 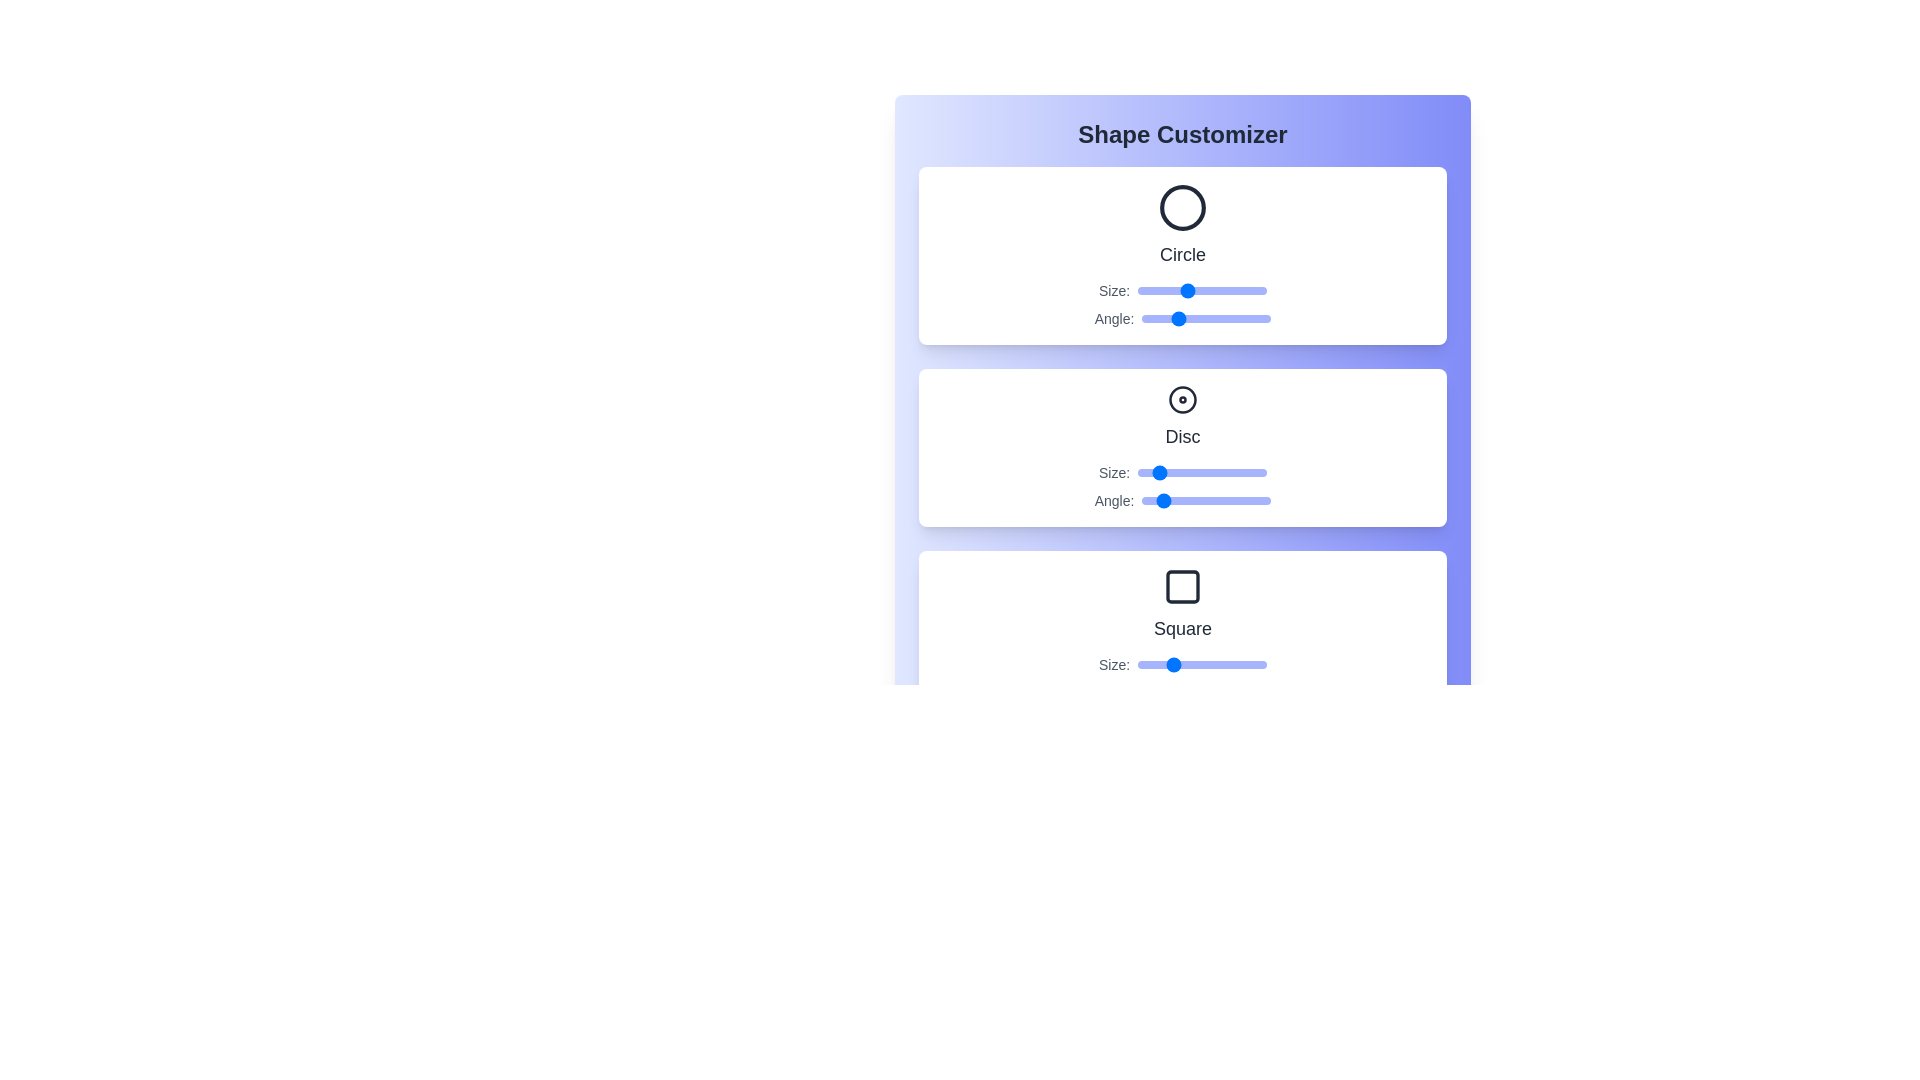 I want to click on the Square's angle slider to 314 degrees, so click(x=1253, y=692).